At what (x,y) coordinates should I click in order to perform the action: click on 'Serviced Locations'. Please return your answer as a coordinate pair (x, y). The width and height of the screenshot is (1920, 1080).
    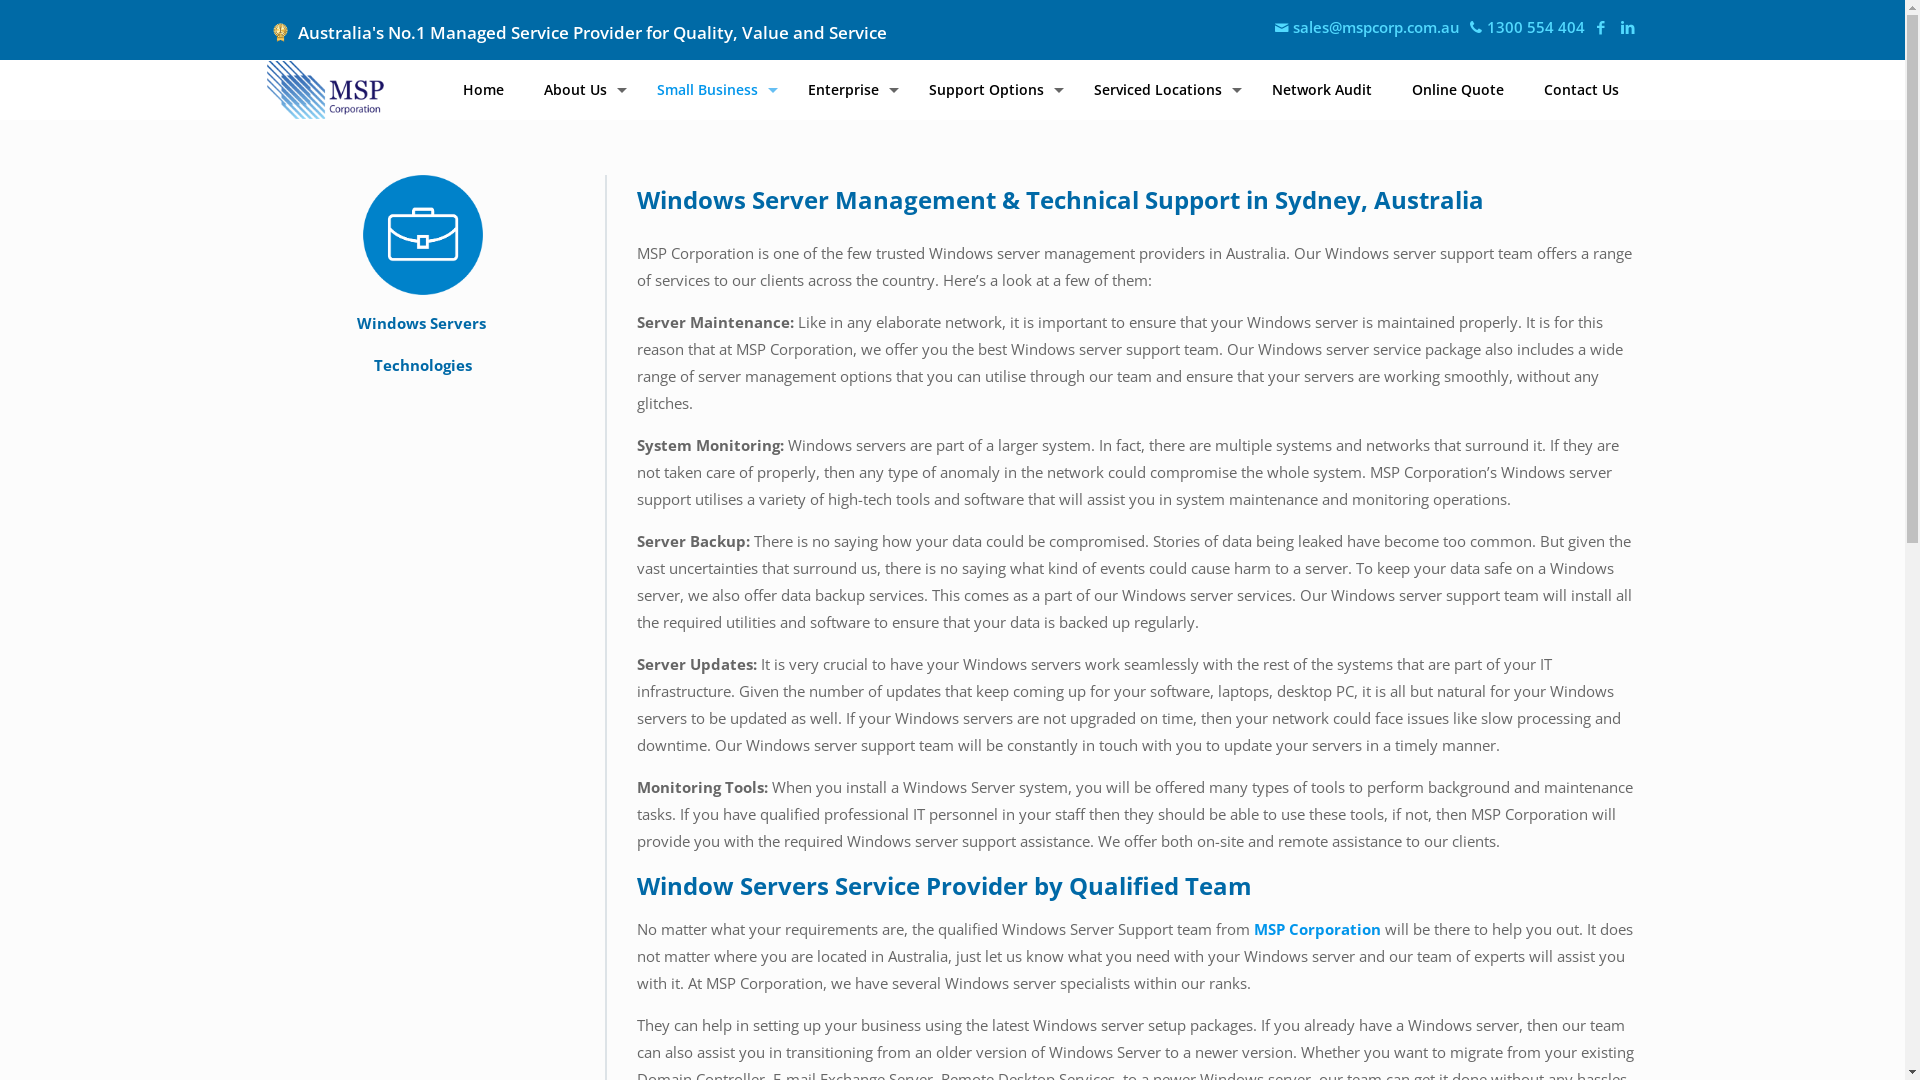
    Looking at the image, I should click on (1073, 88).